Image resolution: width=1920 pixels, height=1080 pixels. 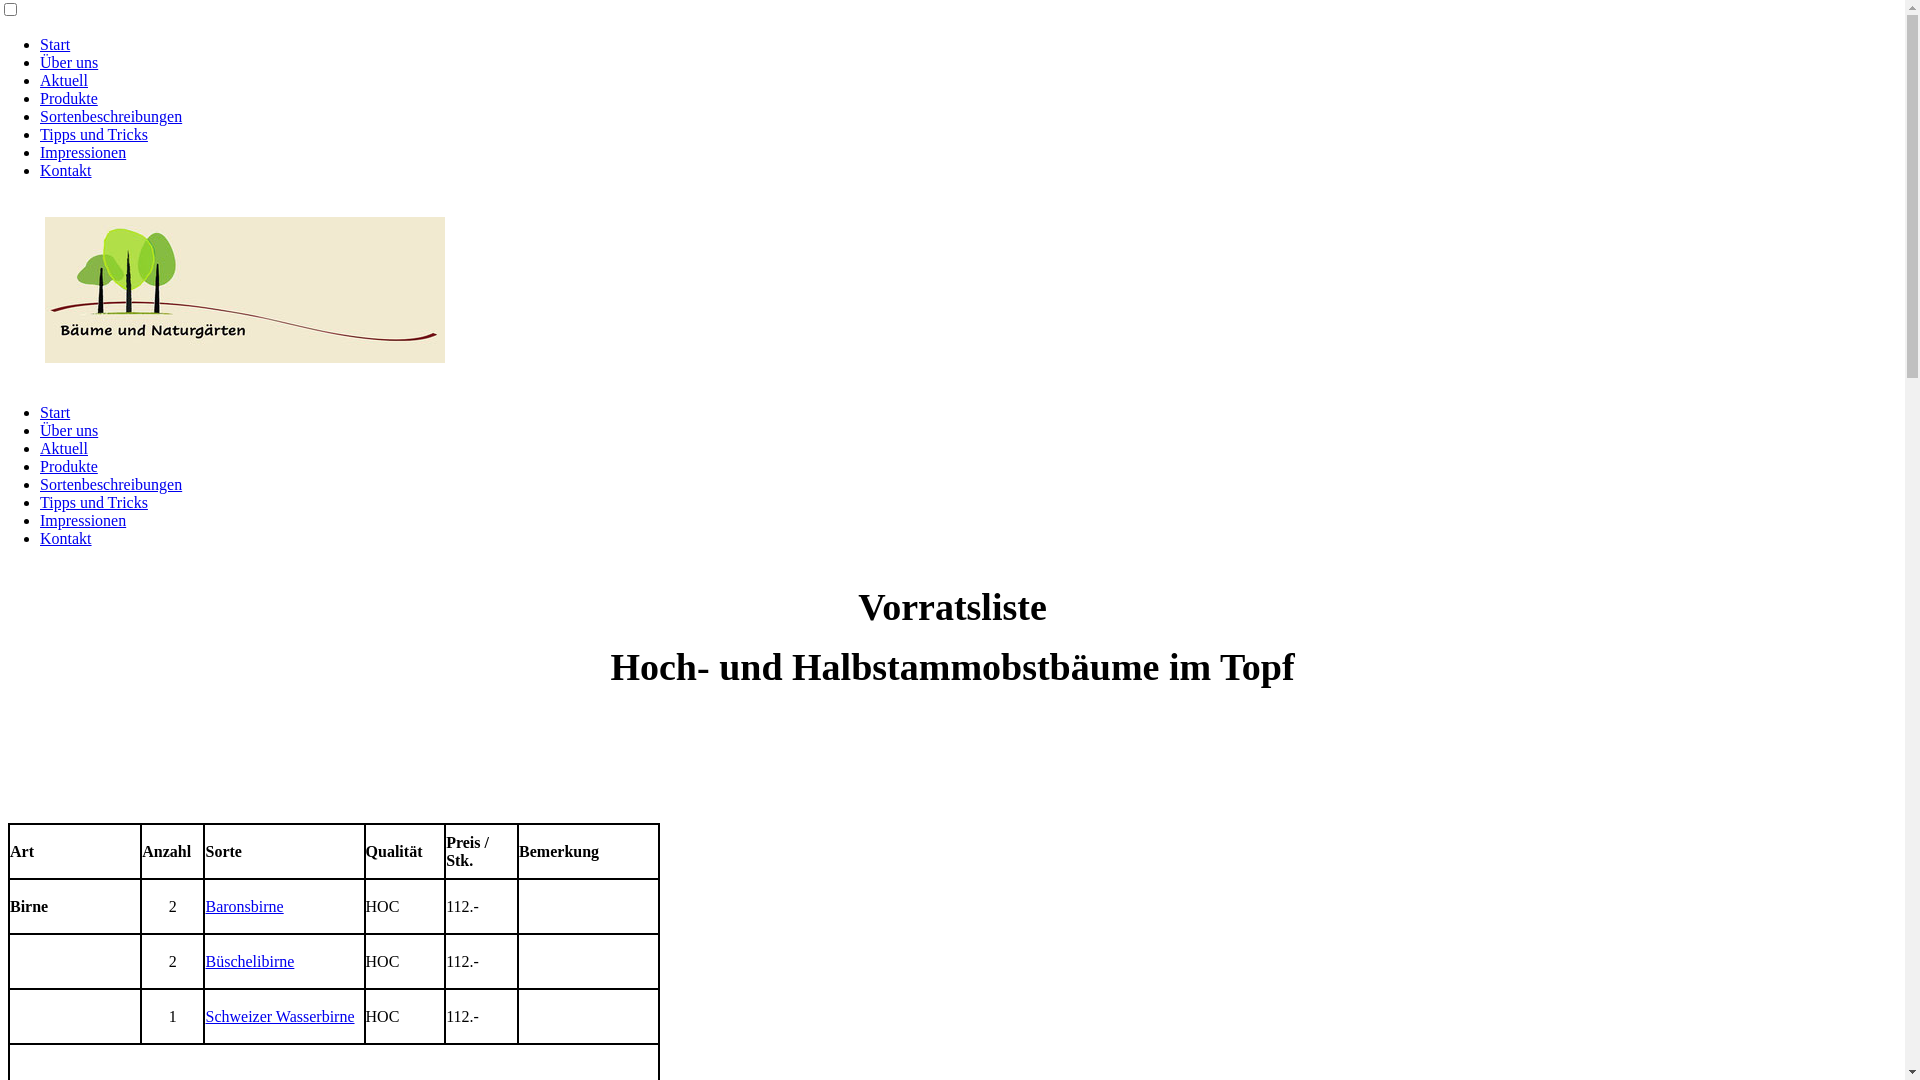 What do you see at coordinates (68, 98) in the screenshot?
I see `'Produkte'` at bounding box center [68, 98].